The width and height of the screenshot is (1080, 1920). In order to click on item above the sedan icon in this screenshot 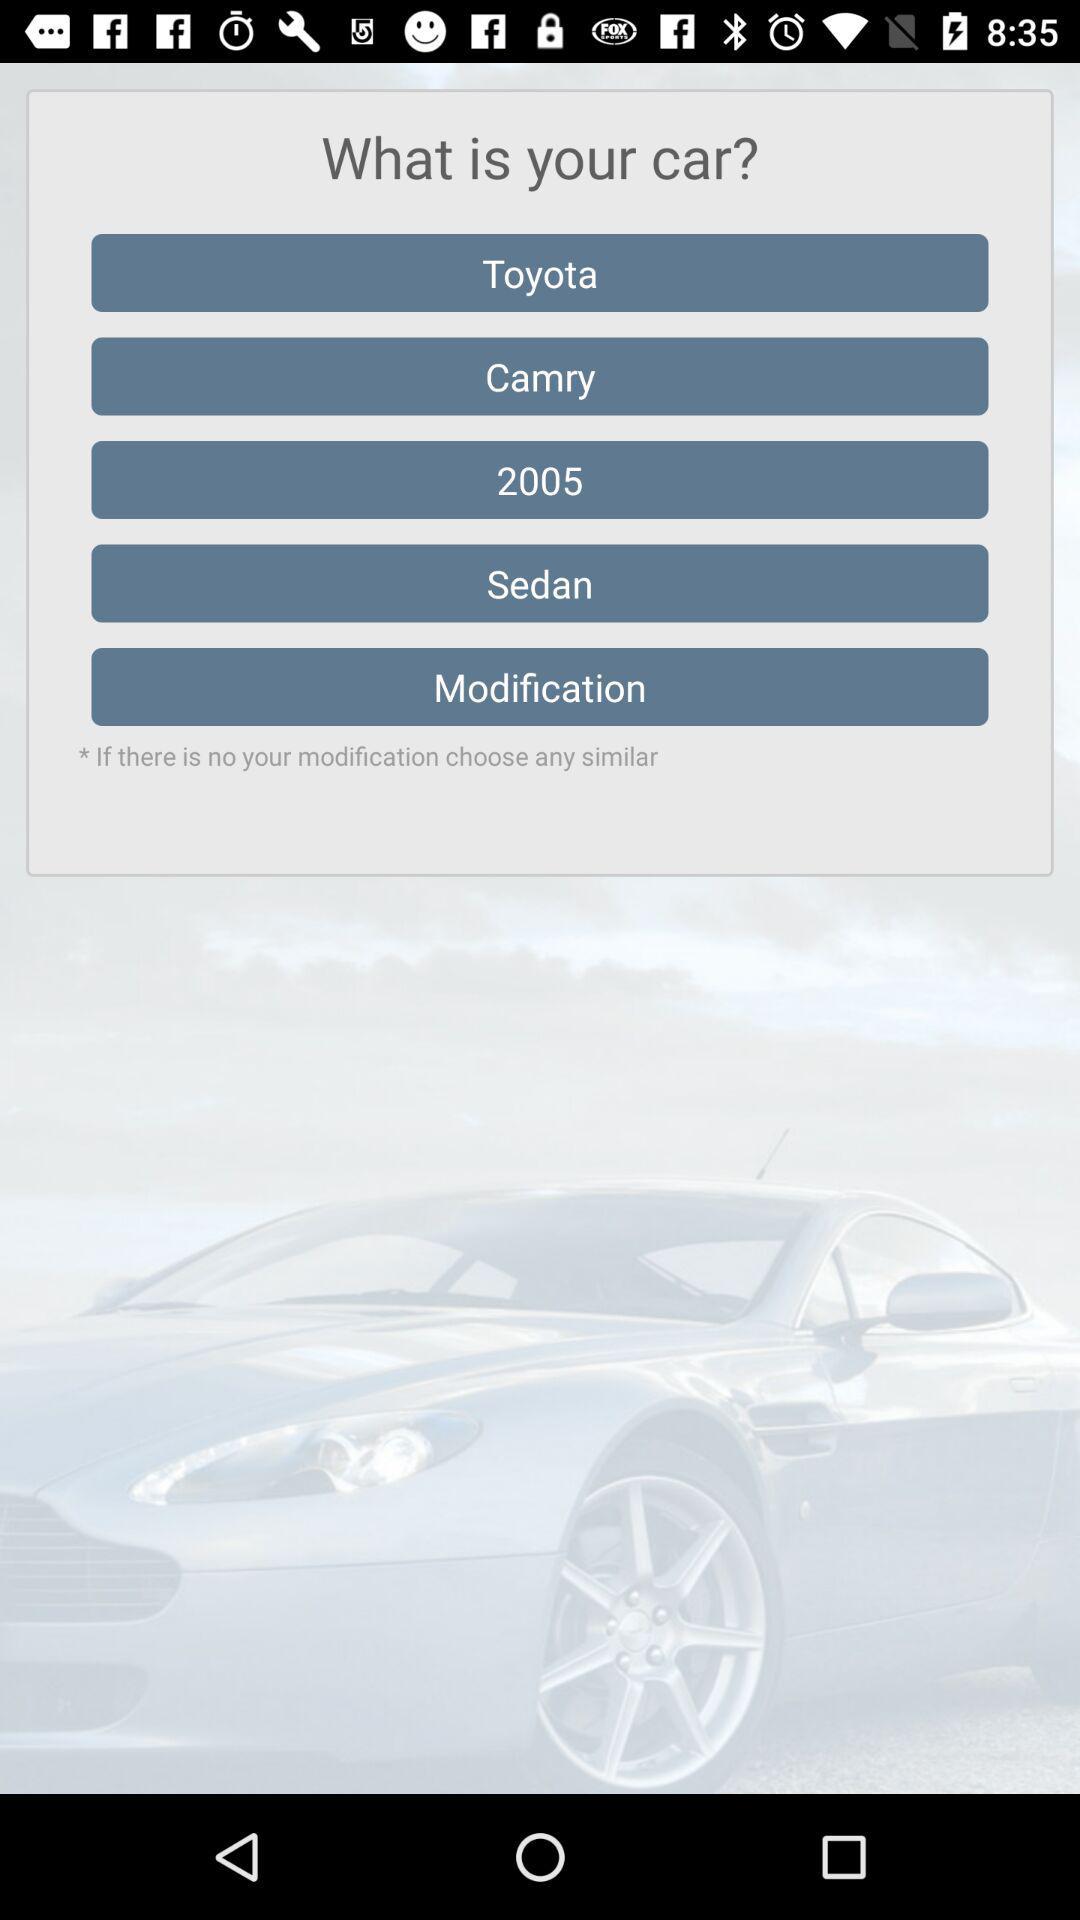, I will do `click(540, 480)`.